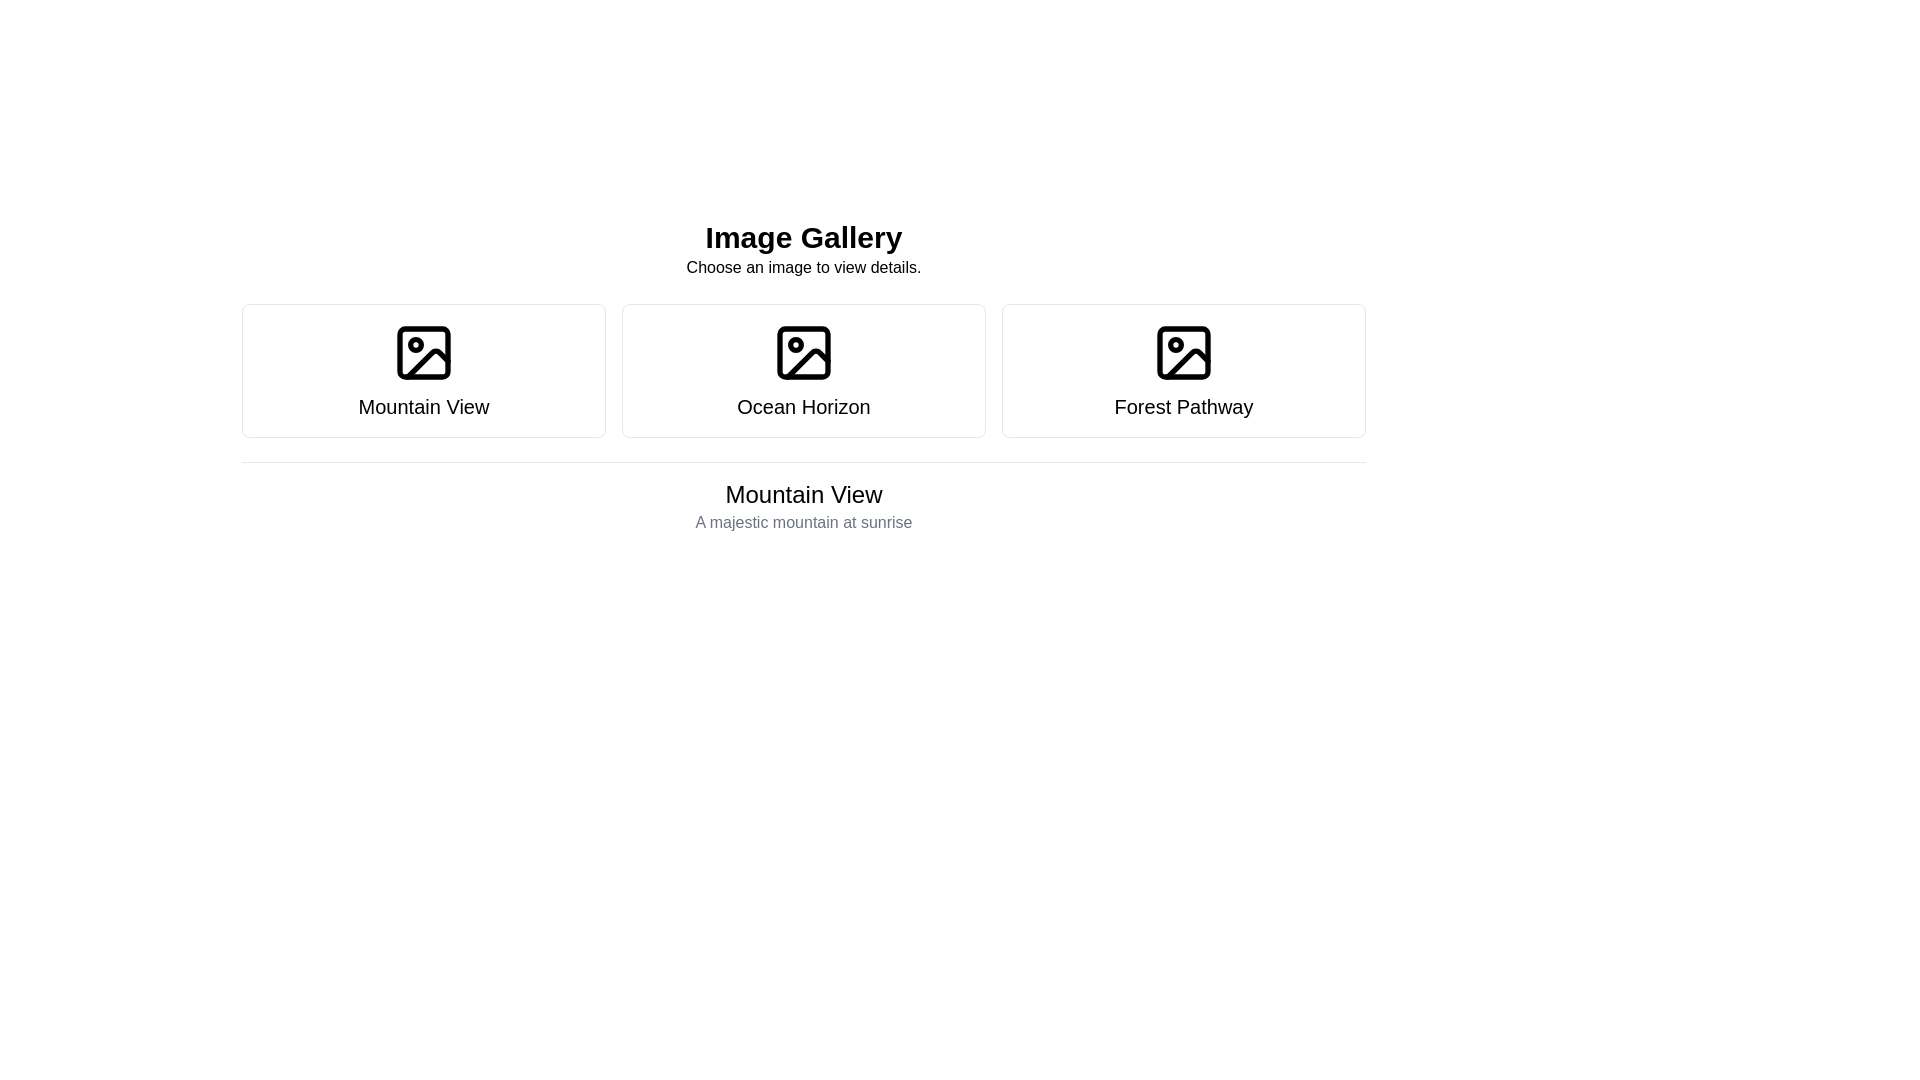 This screenshot has width=1920, height=1080. I want to click on the title and subtitle text block that introduces the image gallery and instructs the user to select an image from the options below, so click(804, 249).